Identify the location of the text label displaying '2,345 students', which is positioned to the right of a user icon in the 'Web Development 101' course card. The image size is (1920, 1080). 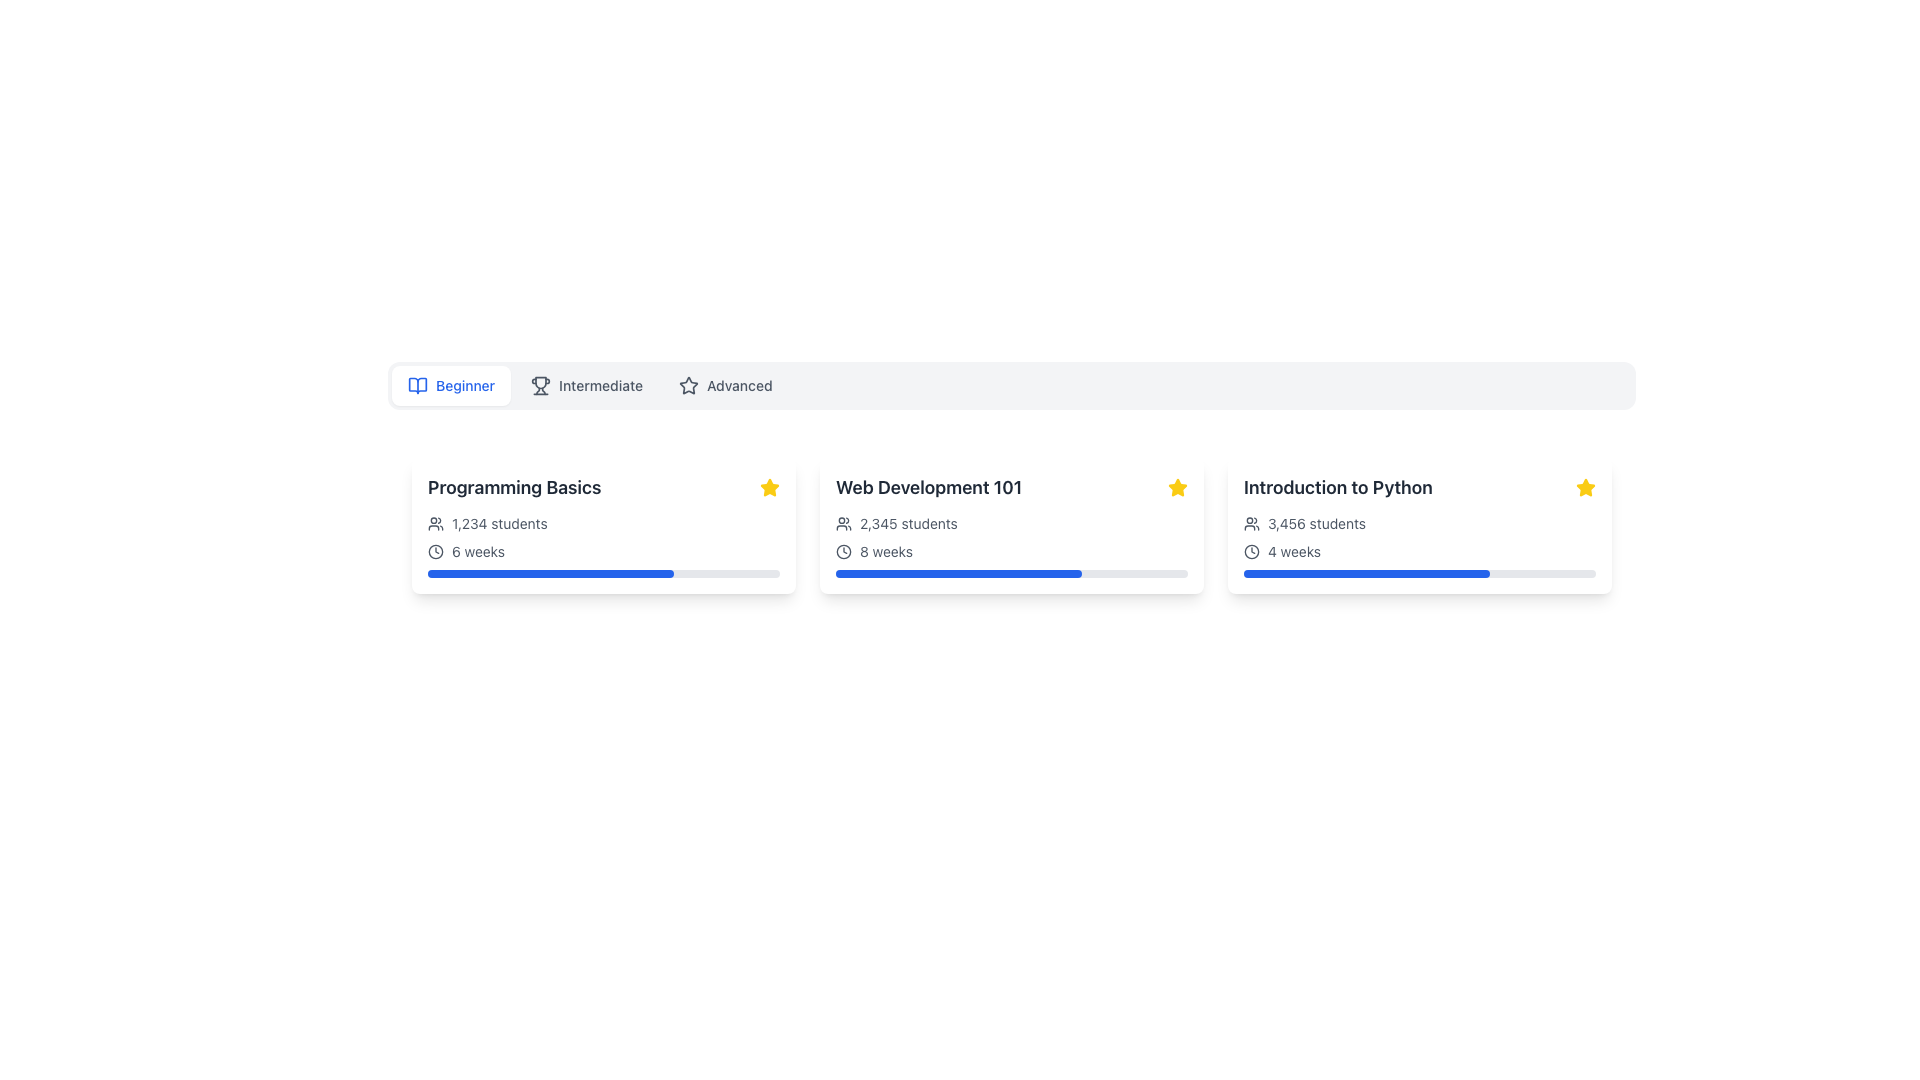
(907, 523).